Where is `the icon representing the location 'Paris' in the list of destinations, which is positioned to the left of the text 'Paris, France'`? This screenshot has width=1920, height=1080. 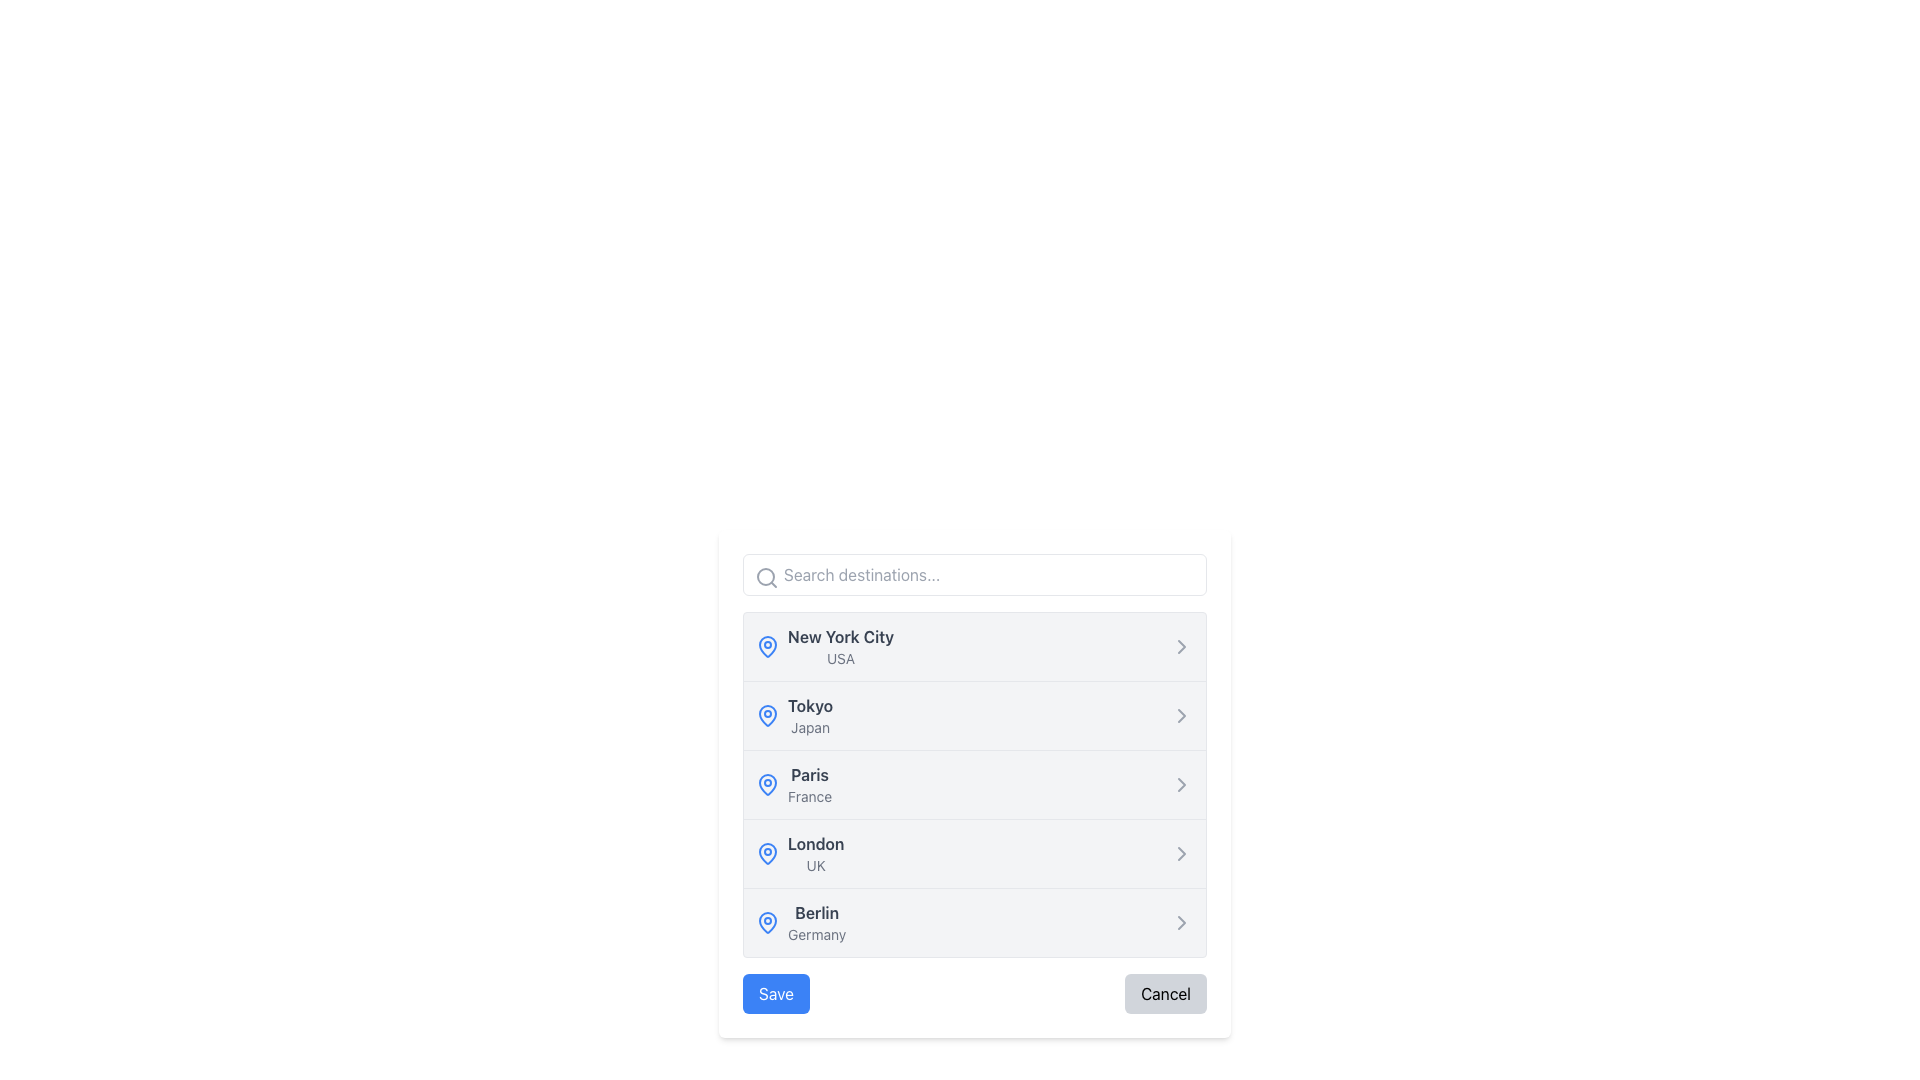
the icon representing the location 'Paris' in the list of destinations, which is positioned to the left of the text 'Paris, France' is located at coordinates (767, 782).